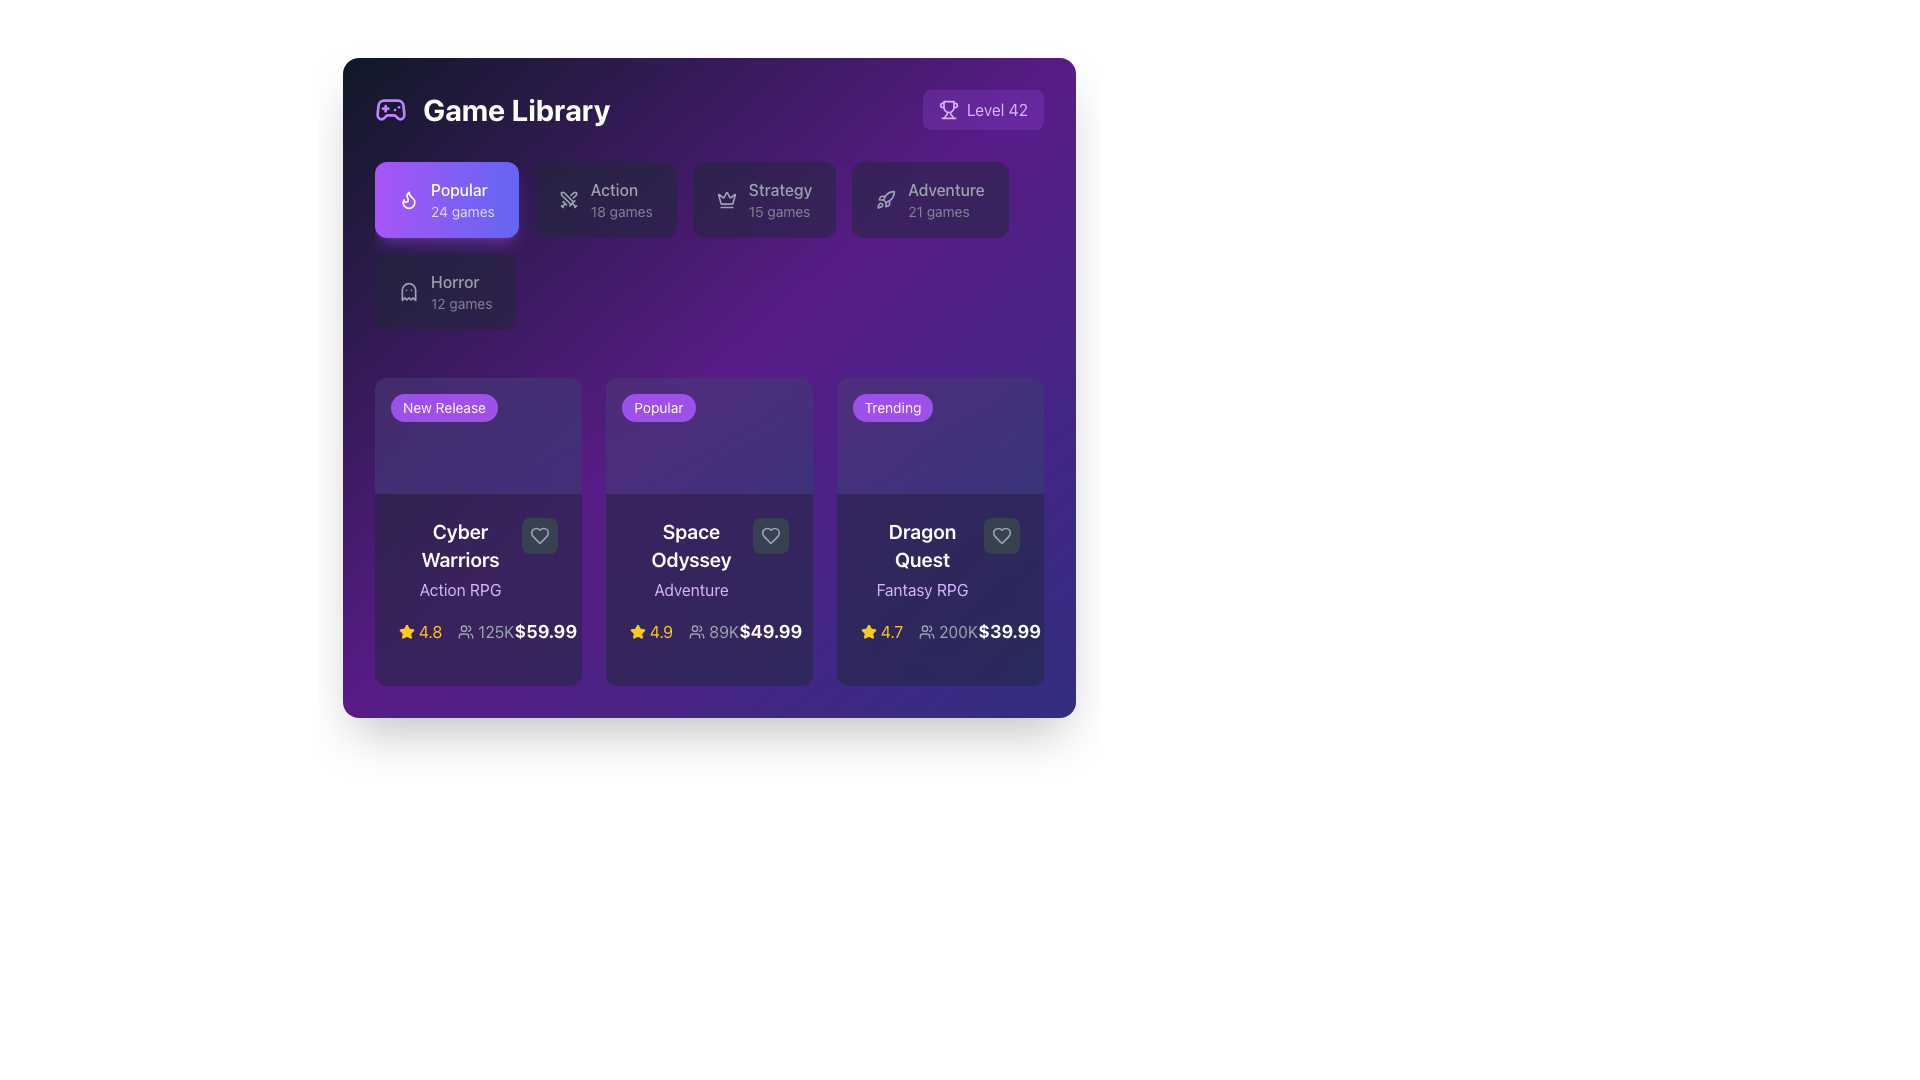  Describe the element at coordinates (945, 200) in the screenshot. I see `the 'Adventure' category button in the top navigation section of the Game Library interface to filter the game list to Adventure-themed games` at that location.